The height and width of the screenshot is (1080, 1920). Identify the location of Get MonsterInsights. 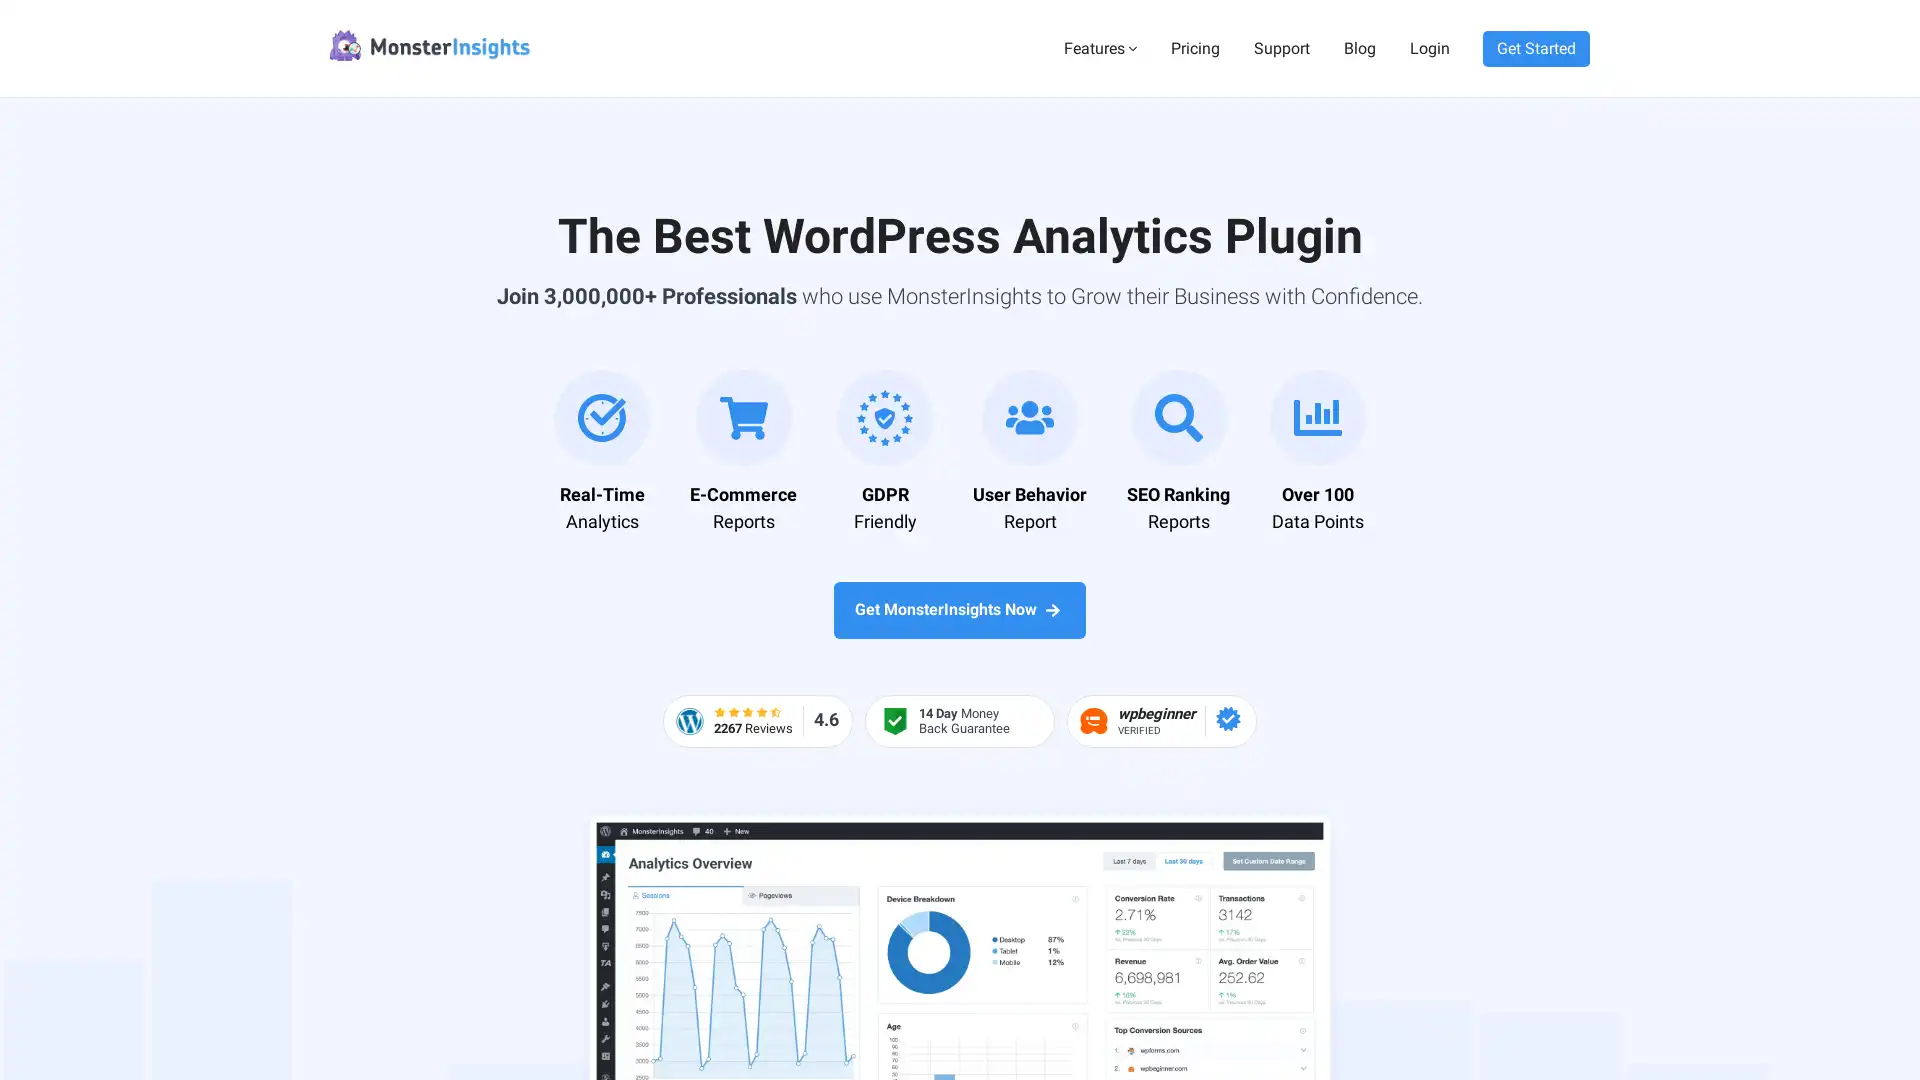
(1733, 1022).